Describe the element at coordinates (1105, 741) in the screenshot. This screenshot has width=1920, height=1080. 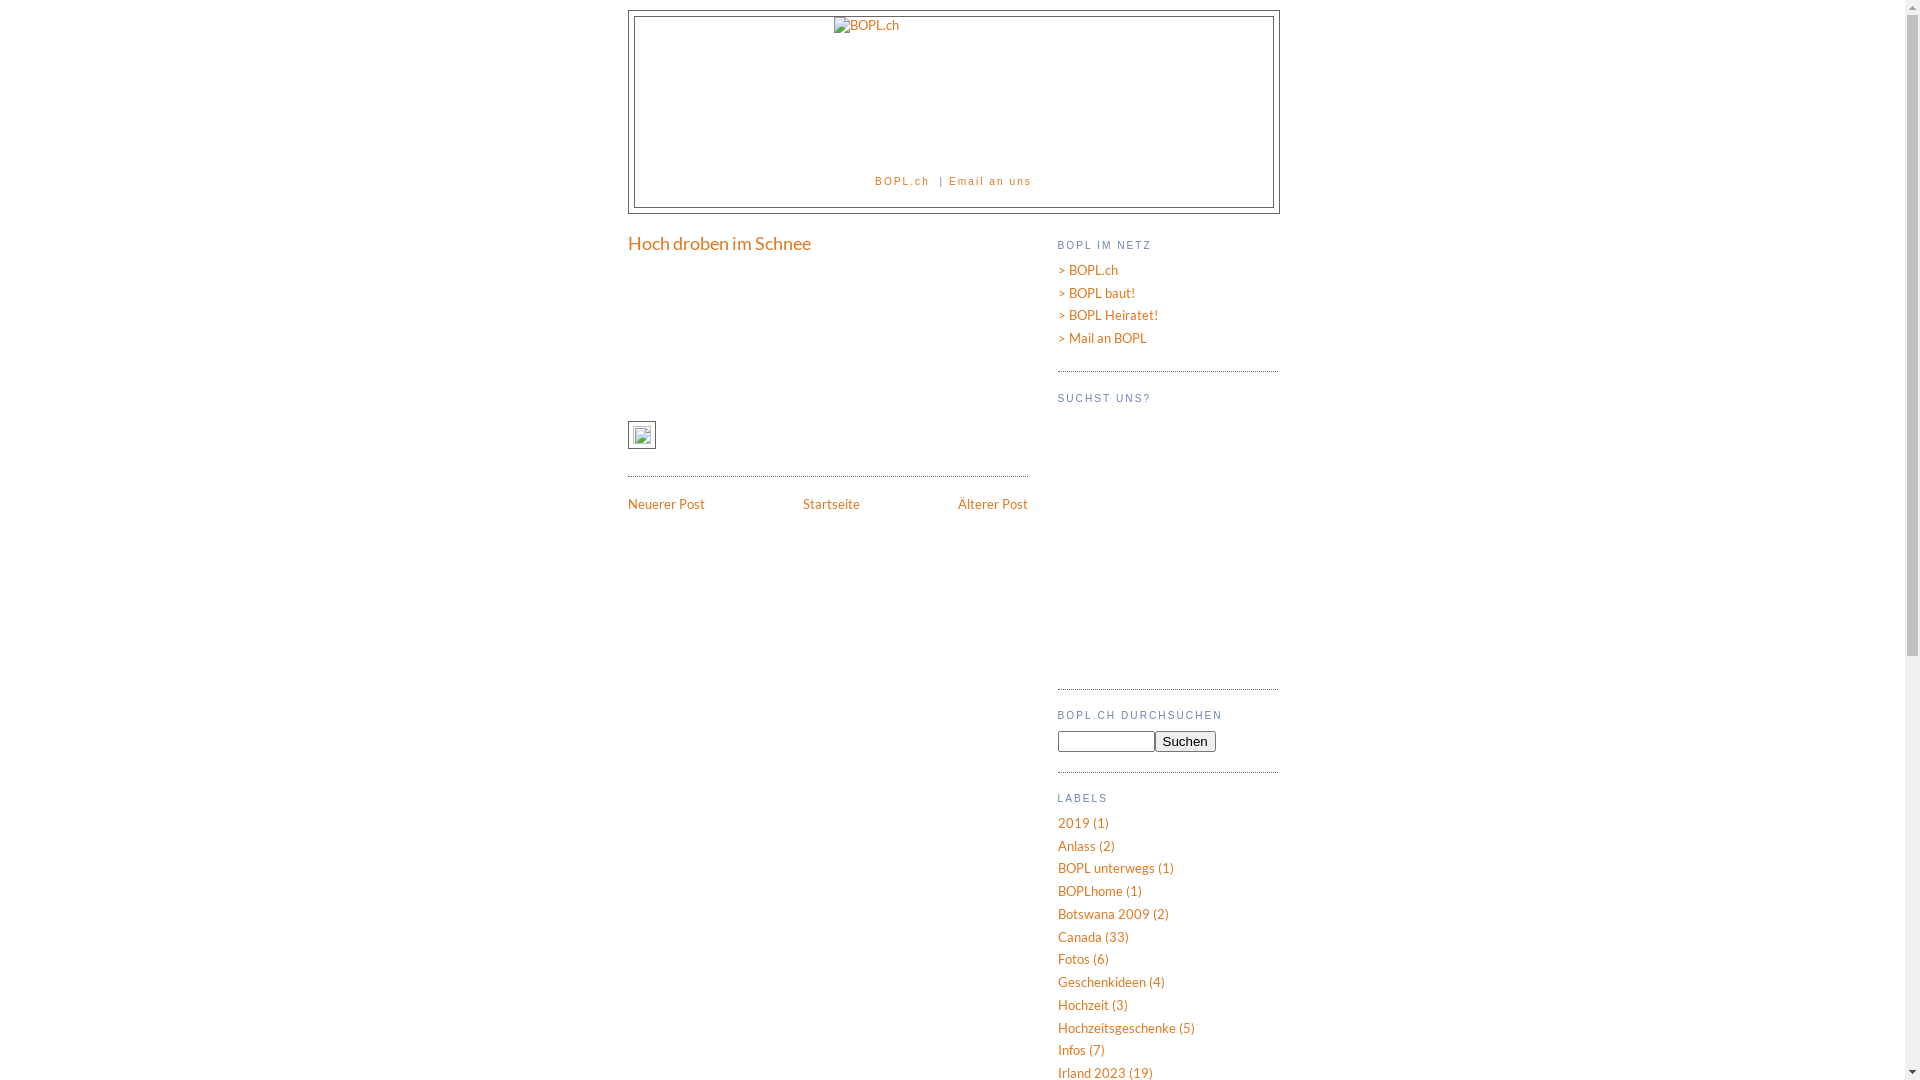
I see `'search'` at that location.